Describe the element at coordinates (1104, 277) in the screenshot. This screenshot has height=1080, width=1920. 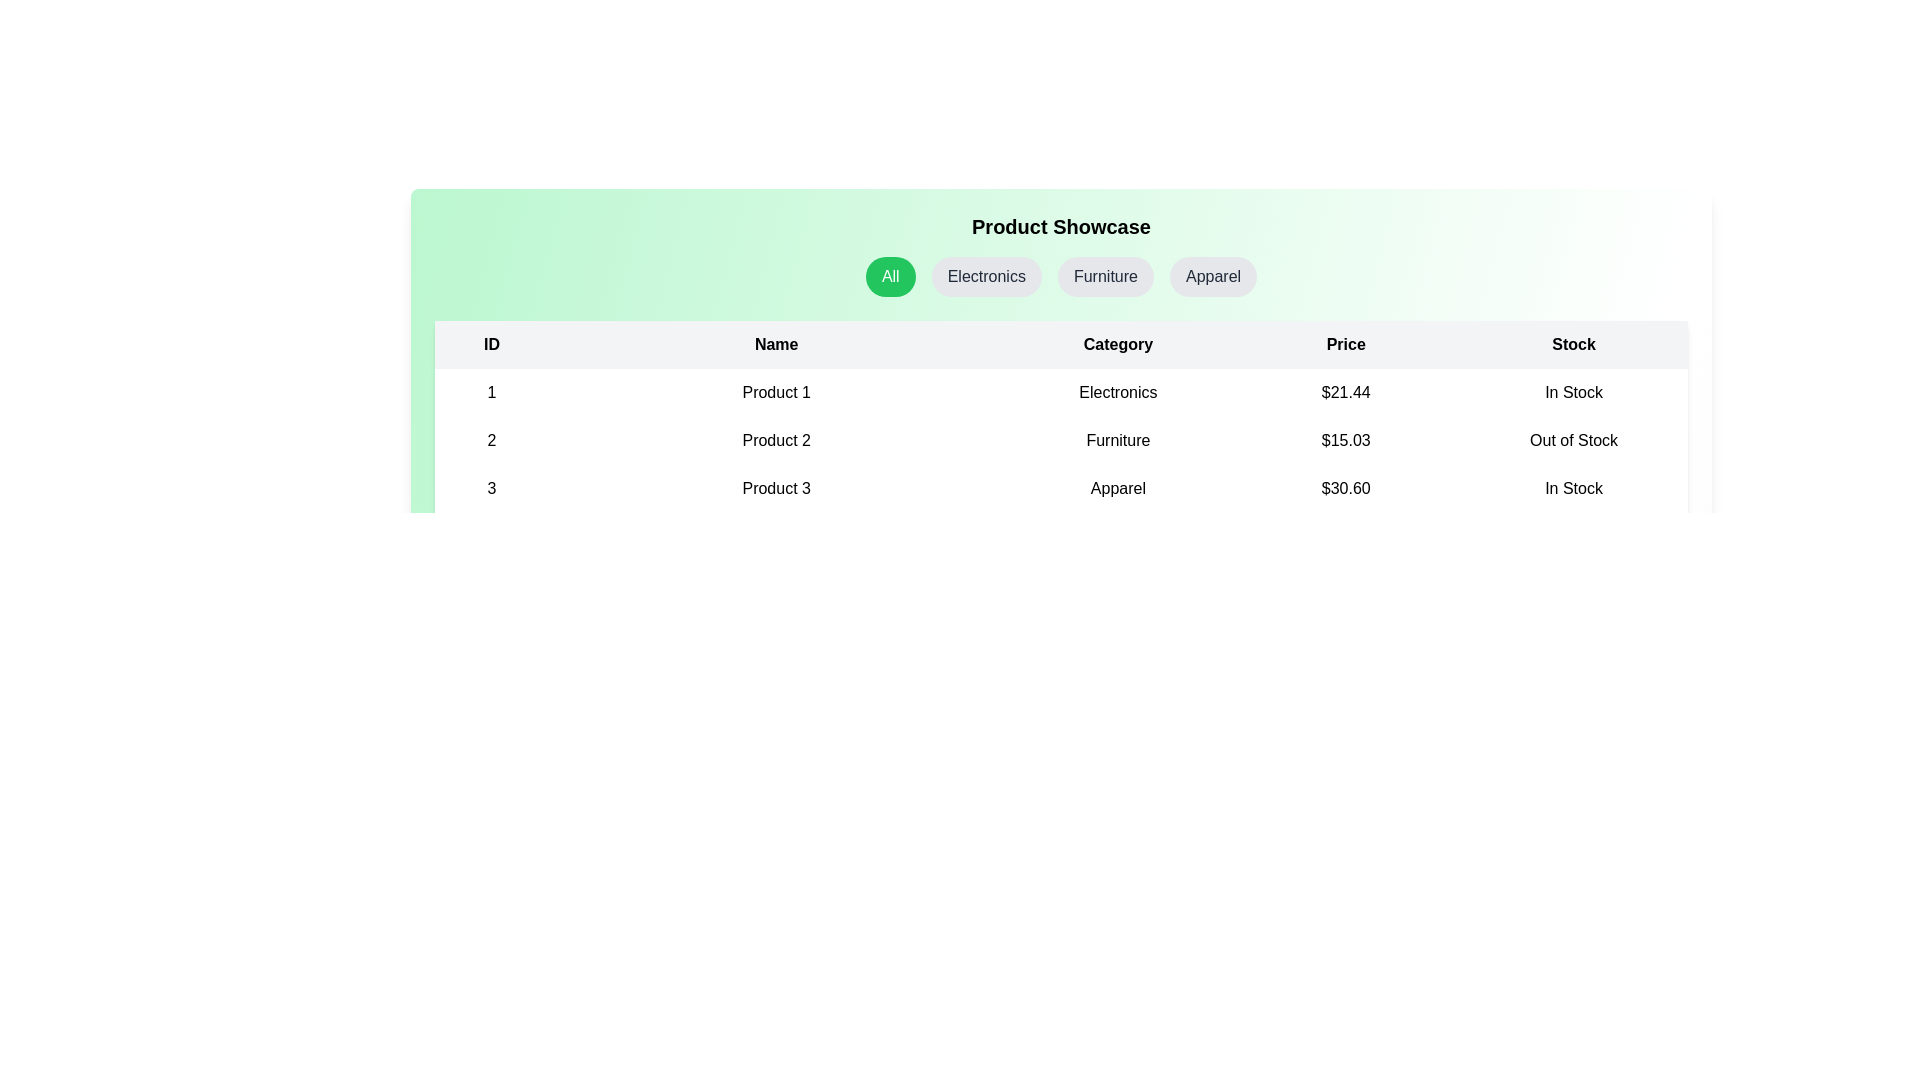
I see `the category button labeled Furniture to filter products` at that location.